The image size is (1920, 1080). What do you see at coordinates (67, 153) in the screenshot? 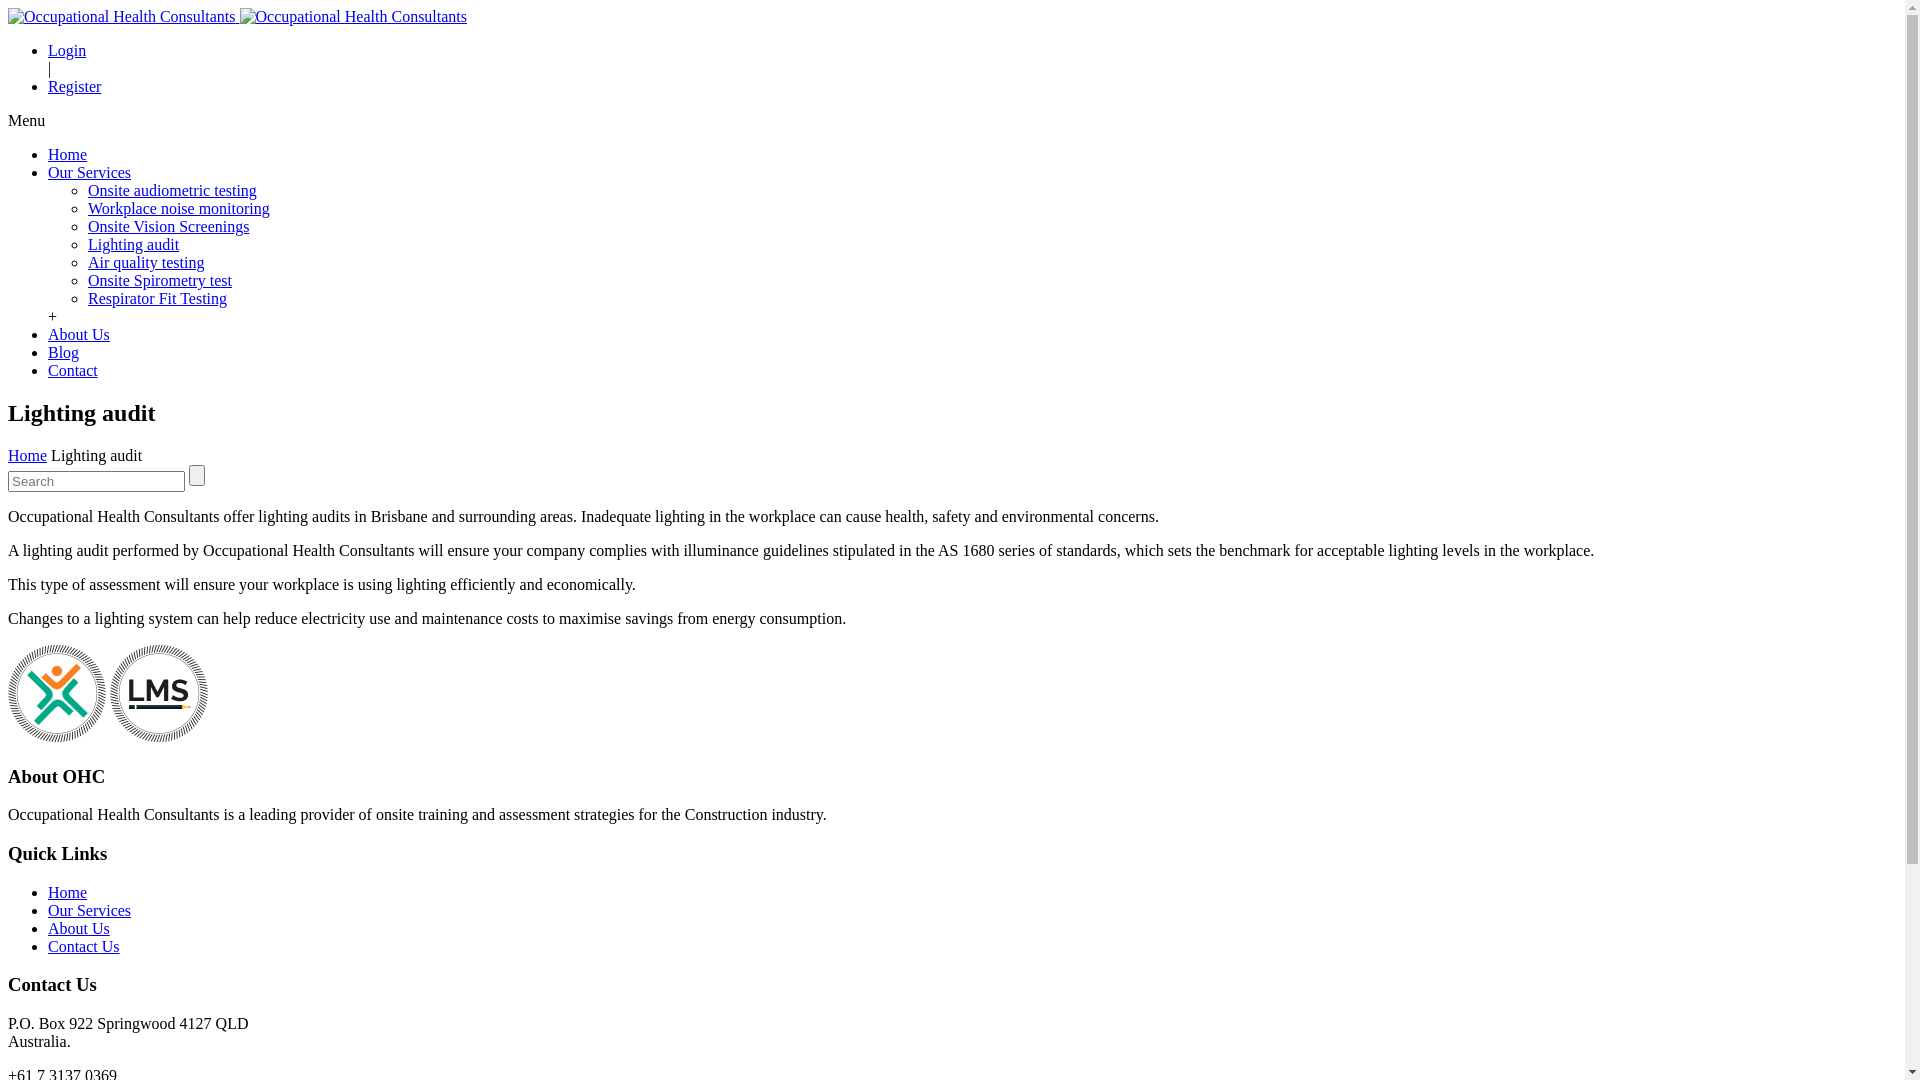
I see `'Home'` at bounding box center [67, 153].